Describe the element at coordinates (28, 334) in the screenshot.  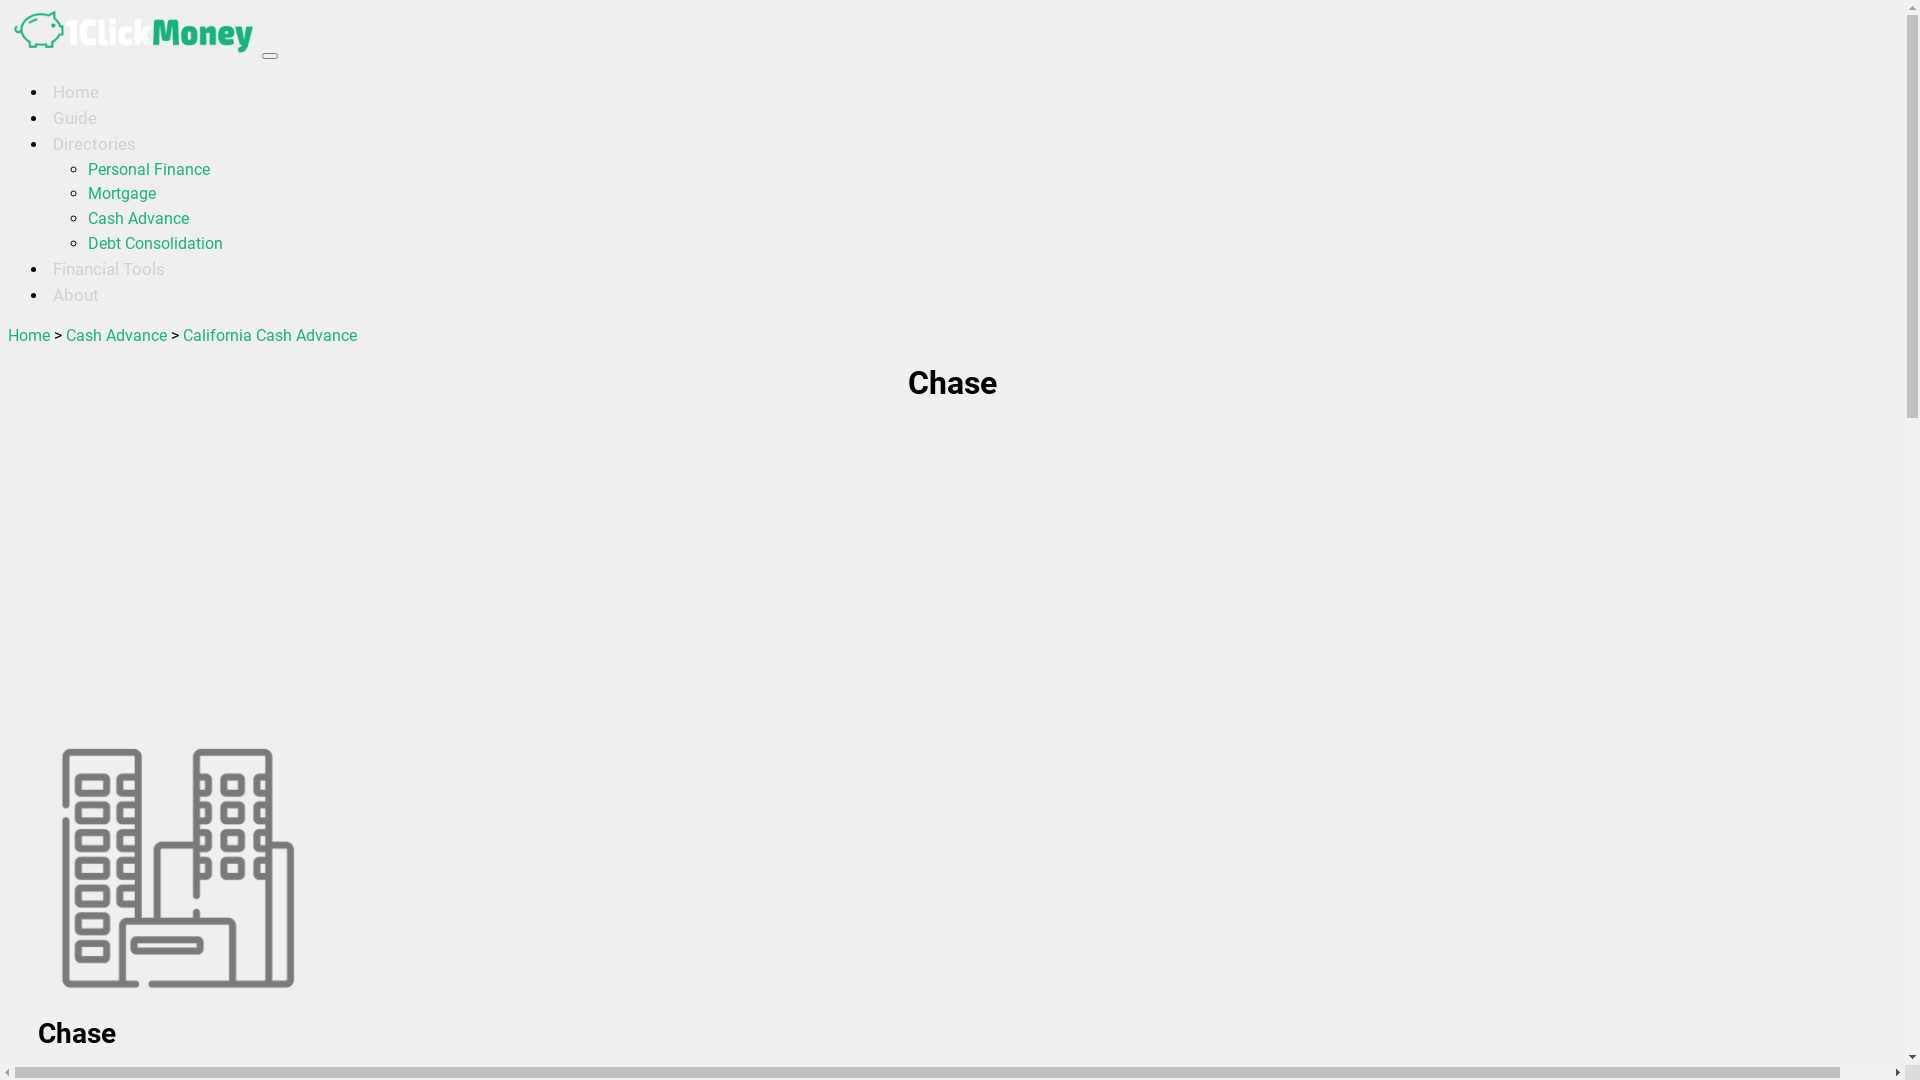
I see `'Home'` at that location.